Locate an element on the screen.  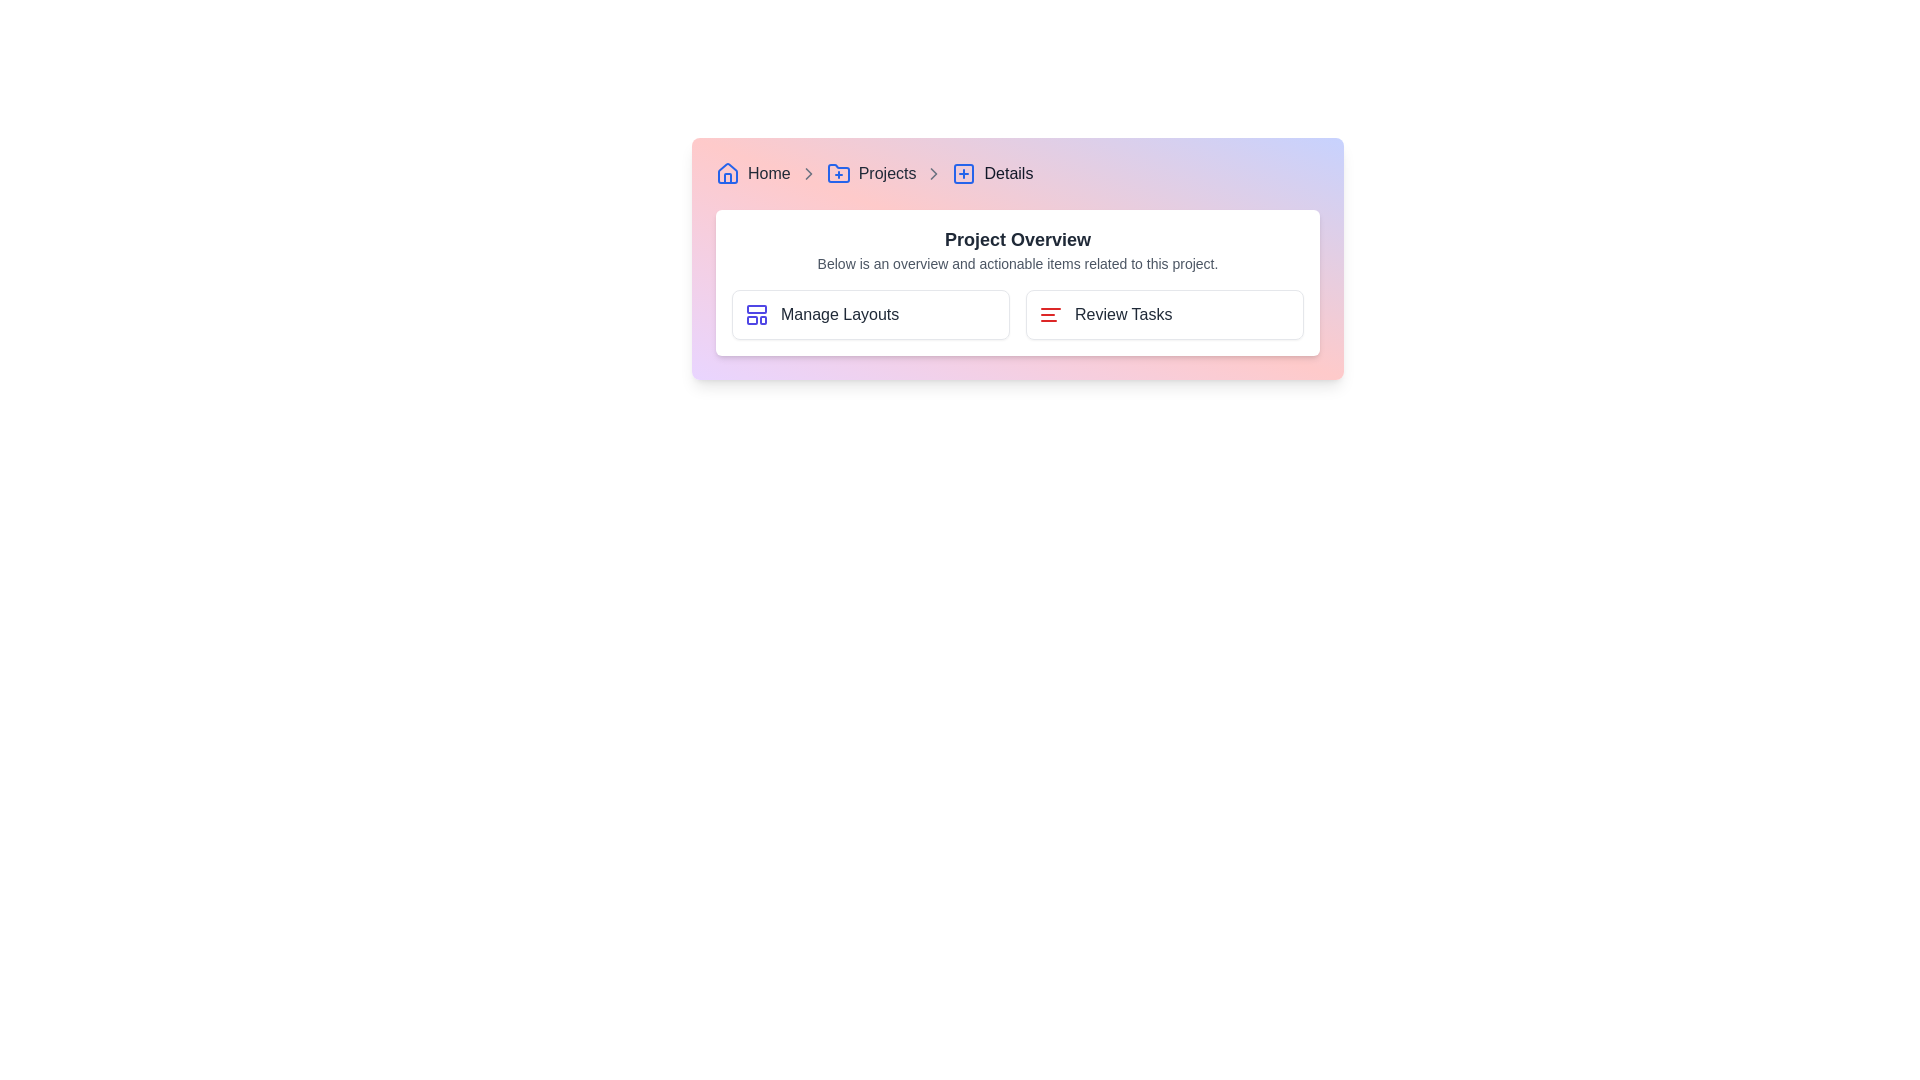
the 'Details' text in the breadcrumb navigation is located at coordinates (1017, 172).